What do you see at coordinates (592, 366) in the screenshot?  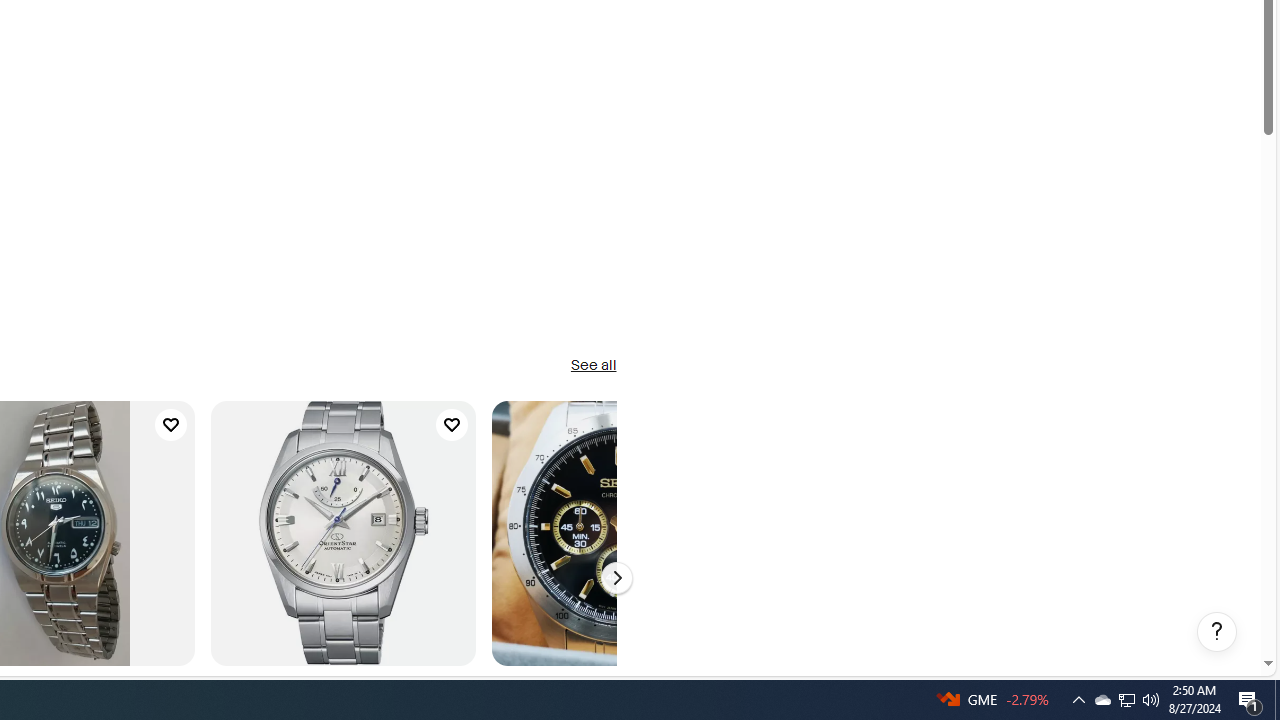 I see `'See all'` at bounding box center [592, 366].